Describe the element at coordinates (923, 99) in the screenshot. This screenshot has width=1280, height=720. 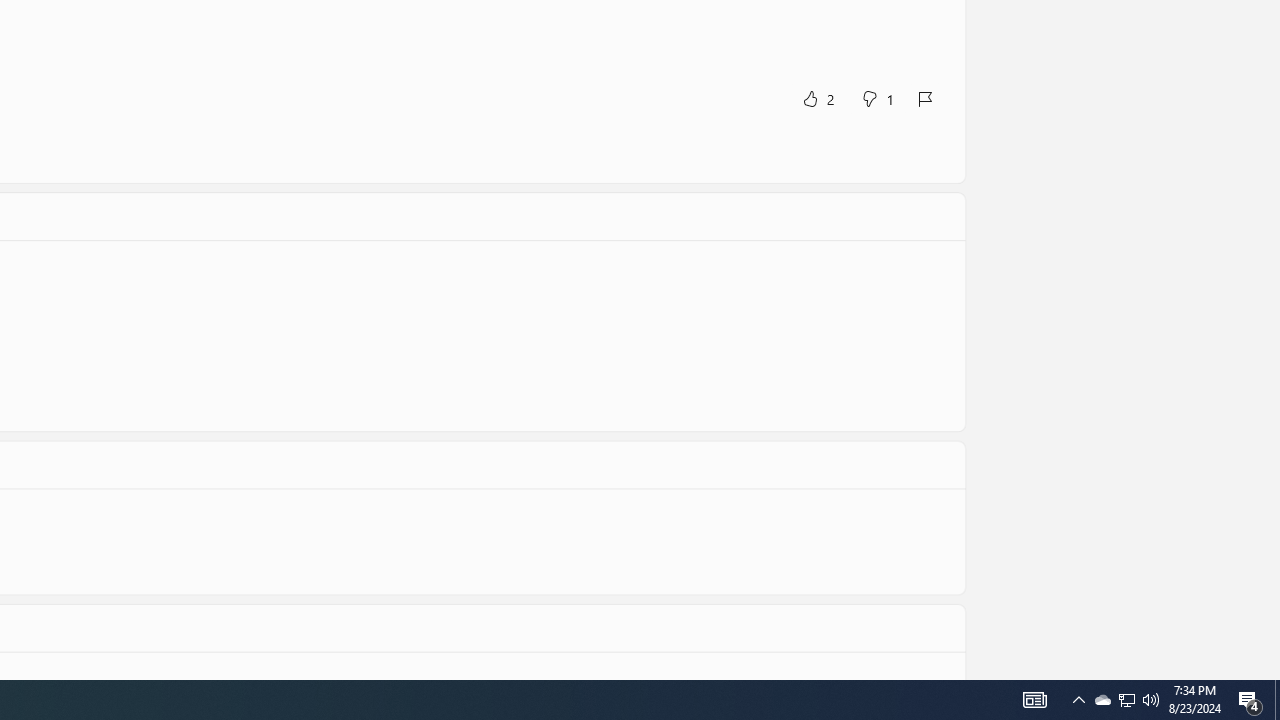
I see `'Report review'` at that location.